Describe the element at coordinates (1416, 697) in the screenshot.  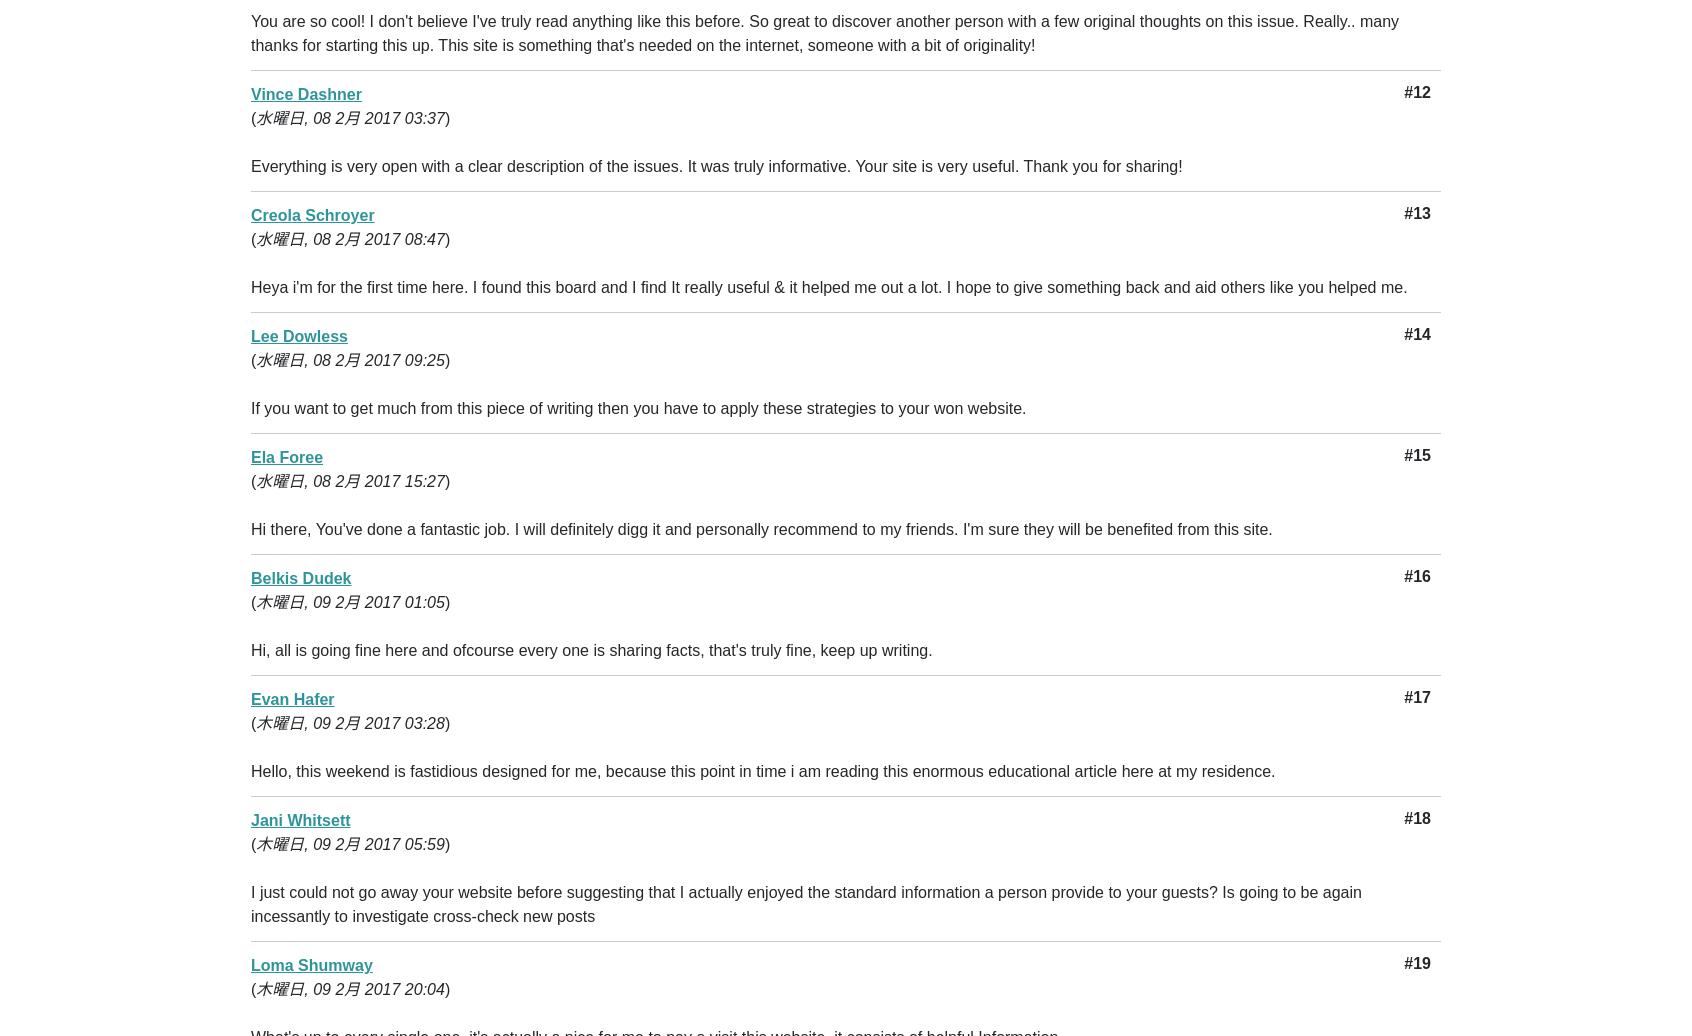
I see `'#17'` at that location.